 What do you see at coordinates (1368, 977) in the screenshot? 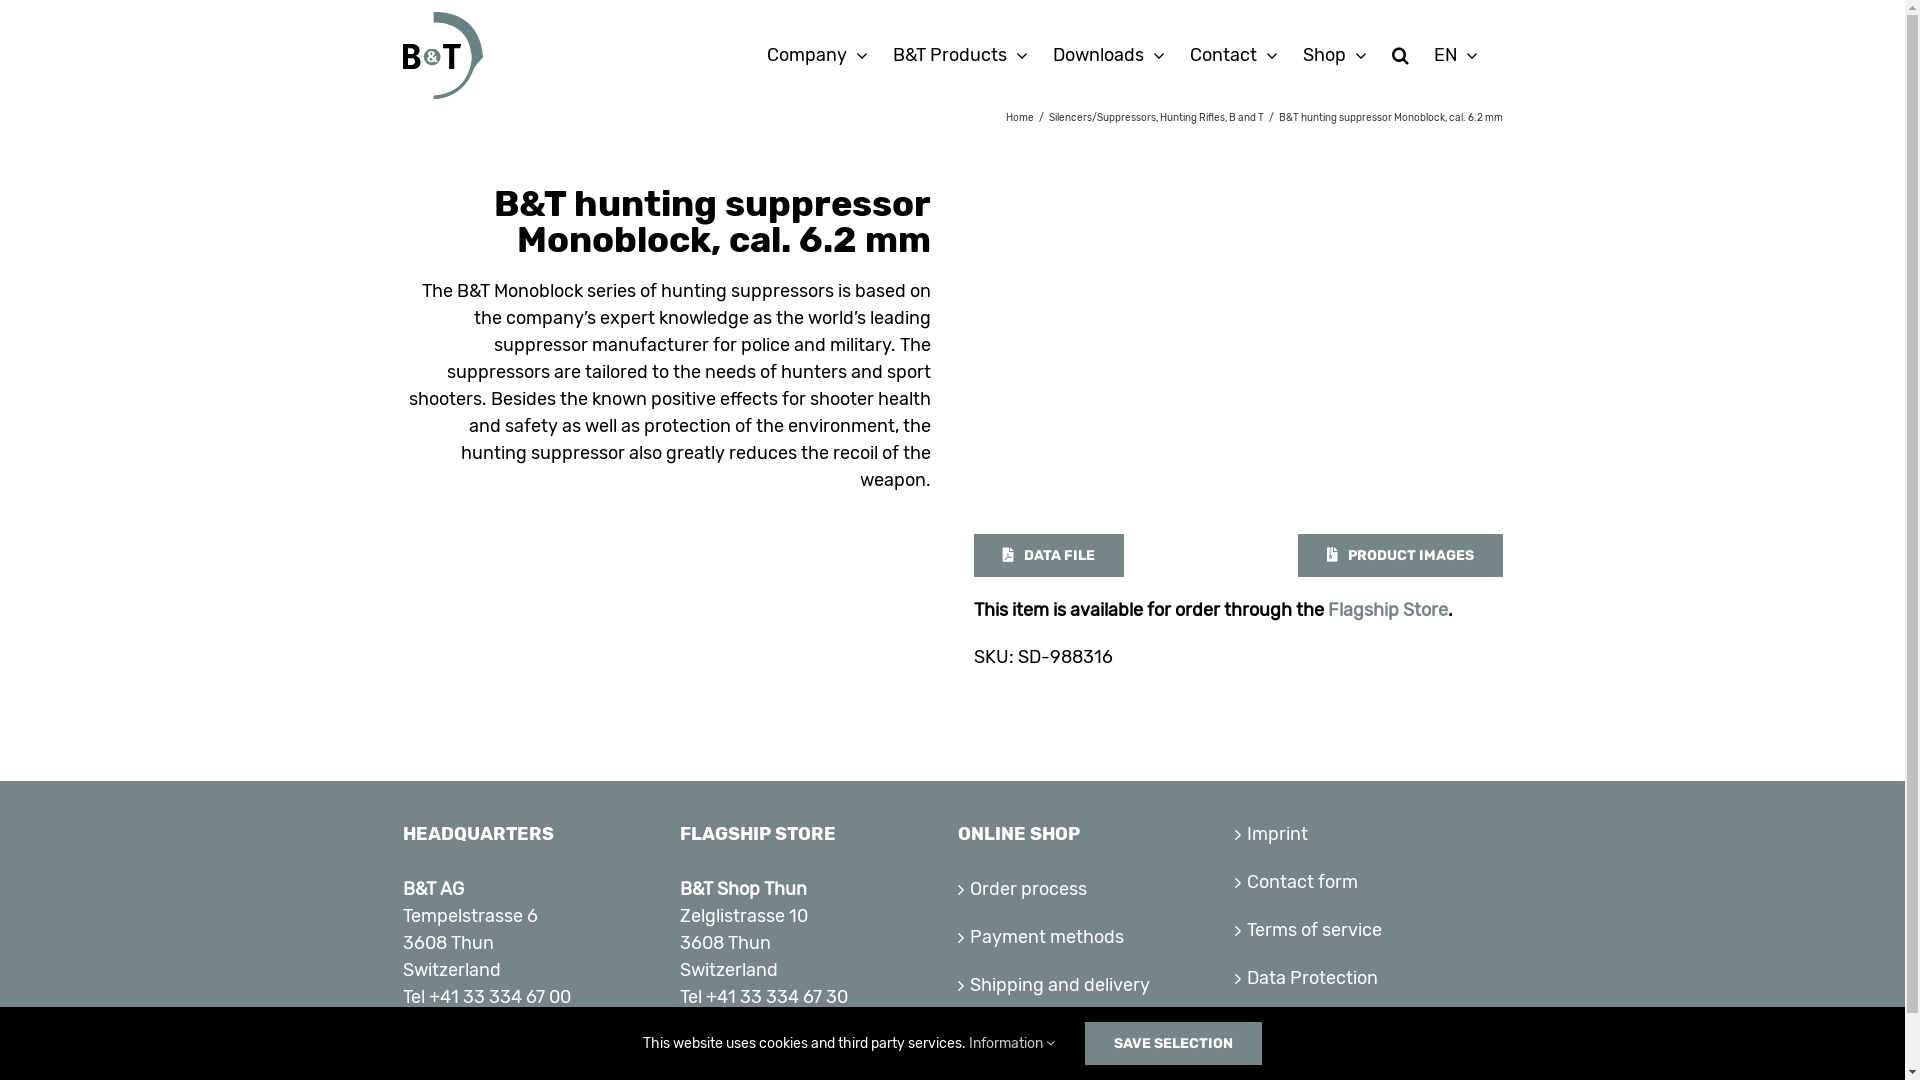
I see `'Data Protection'` at bounding box center [1368, 977].